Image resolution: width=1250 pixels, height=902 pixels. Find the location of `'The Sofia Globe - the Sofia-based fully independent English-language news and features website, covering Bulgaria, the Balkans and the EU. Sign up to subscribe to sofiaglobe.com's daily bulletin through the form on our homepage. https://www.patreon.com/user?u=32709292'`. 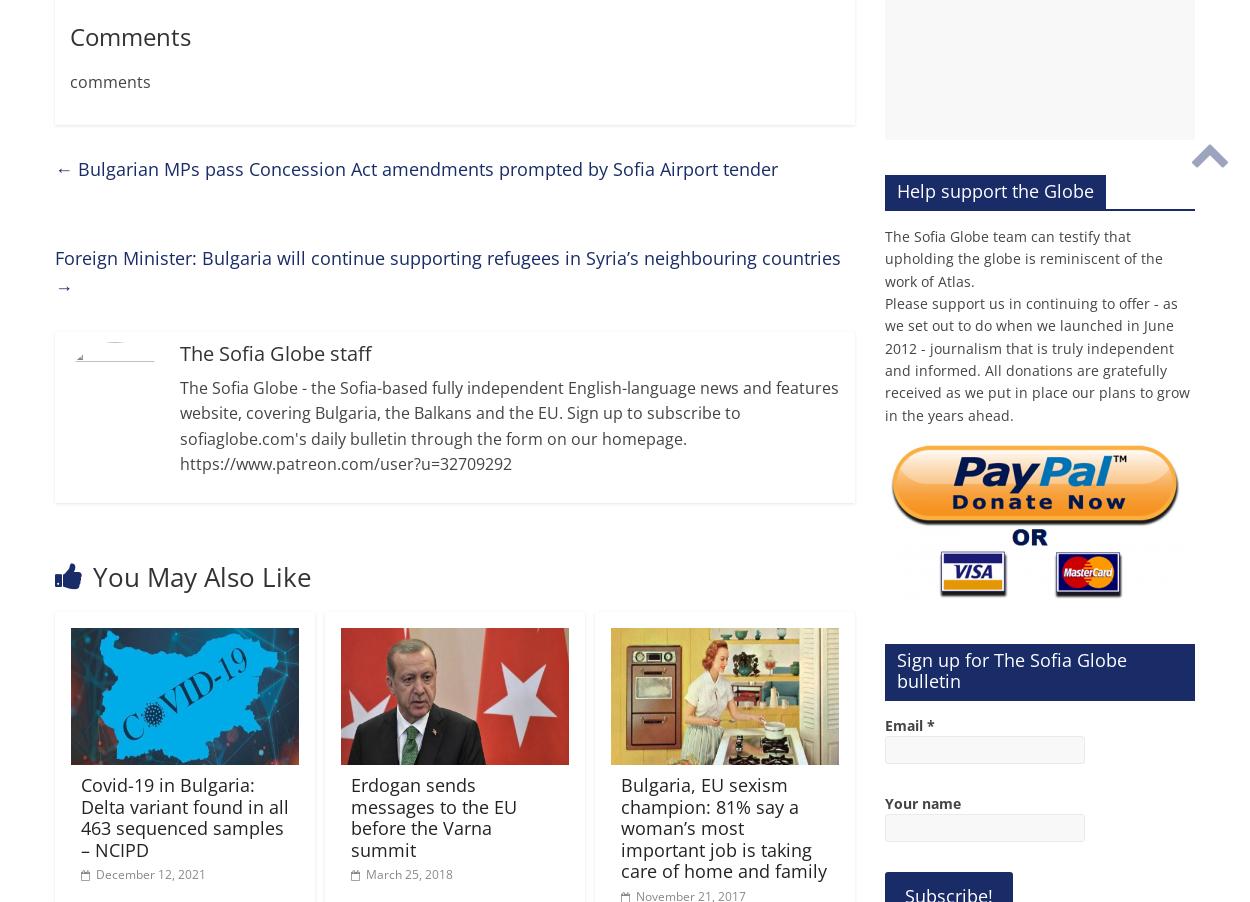

'The Sofia Globe - the Sofia-based fully independent English-language news and features website, covering Bulgaria, the Balkans and the EU. Sign up to subscribe to sofiaglobe.com's daily bulletin through the form on our homepage. https://www.patreon.com/user?u=32709292' is located at coordinates (180, 425).